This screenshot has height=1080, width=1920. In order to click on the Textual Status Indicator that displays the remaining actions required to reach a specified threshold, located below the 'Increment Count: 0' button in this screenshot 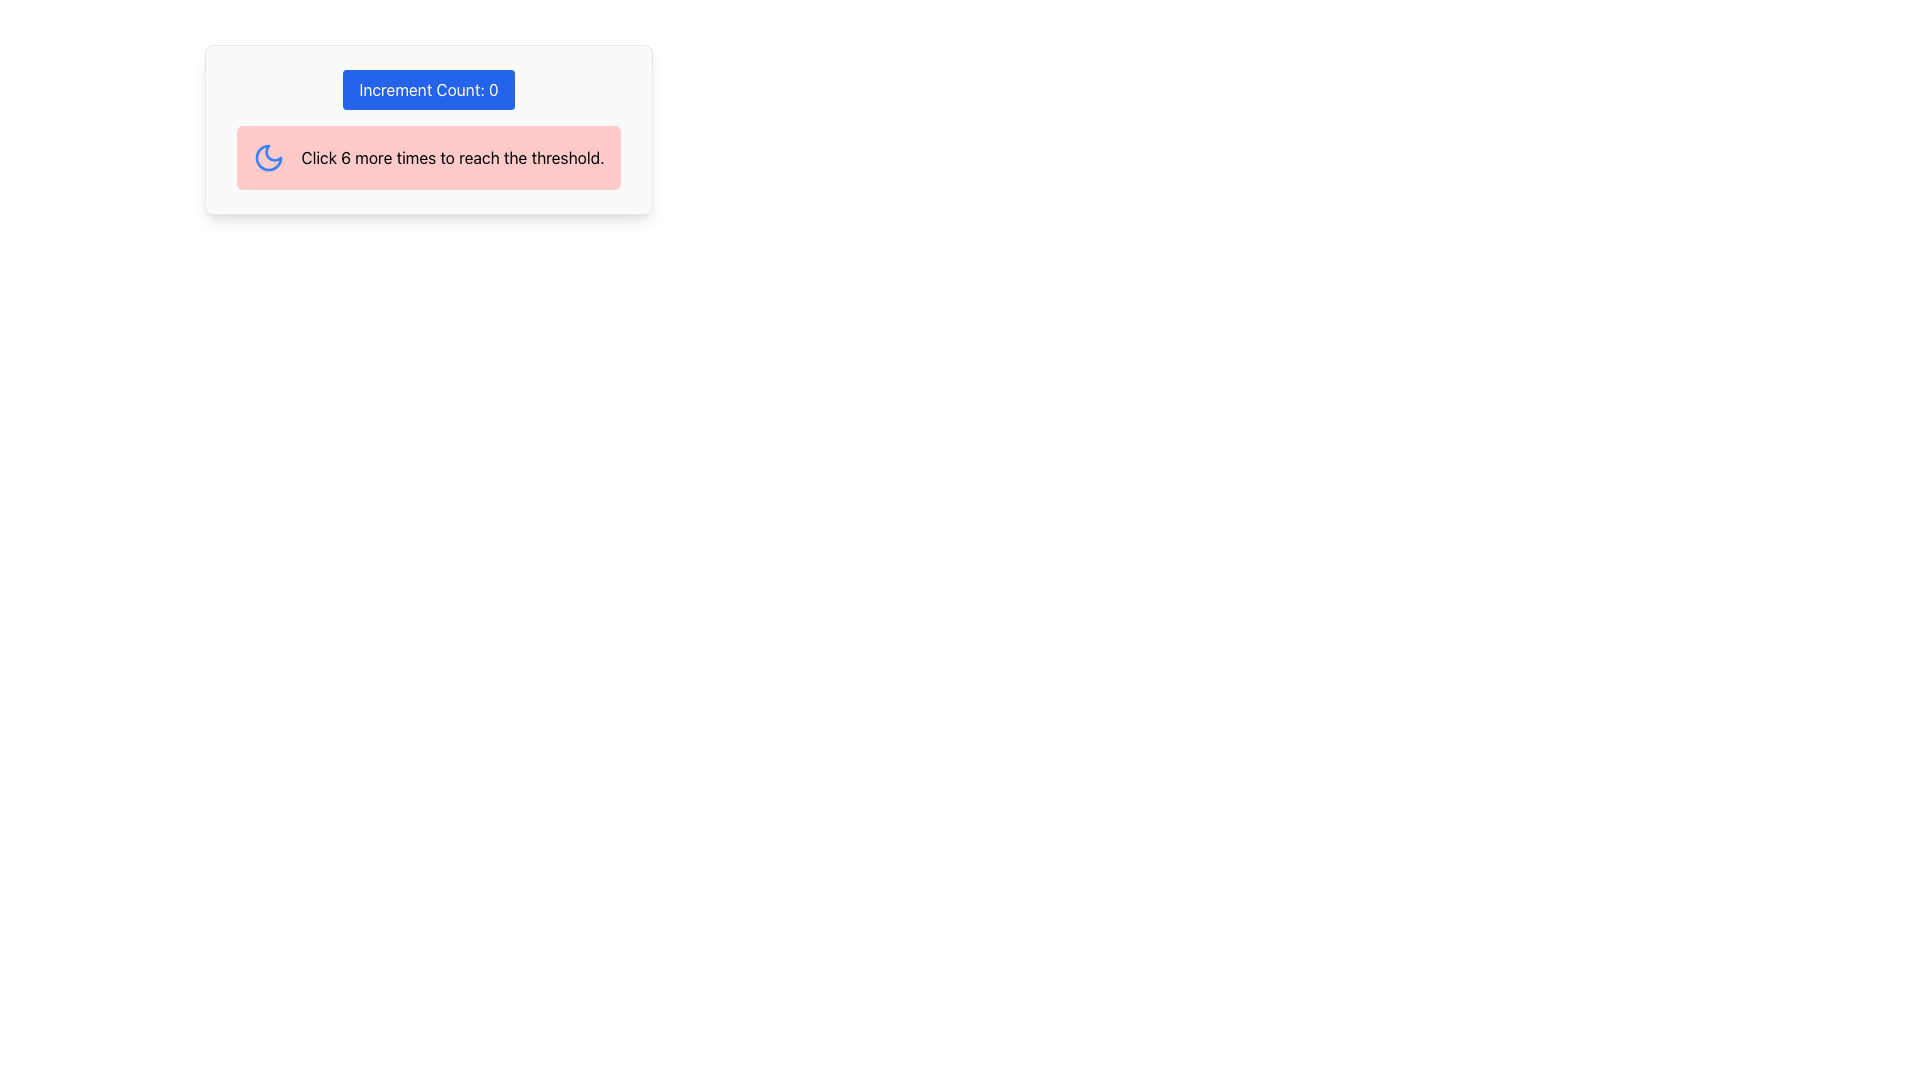, I will do `click(427, 157)`.